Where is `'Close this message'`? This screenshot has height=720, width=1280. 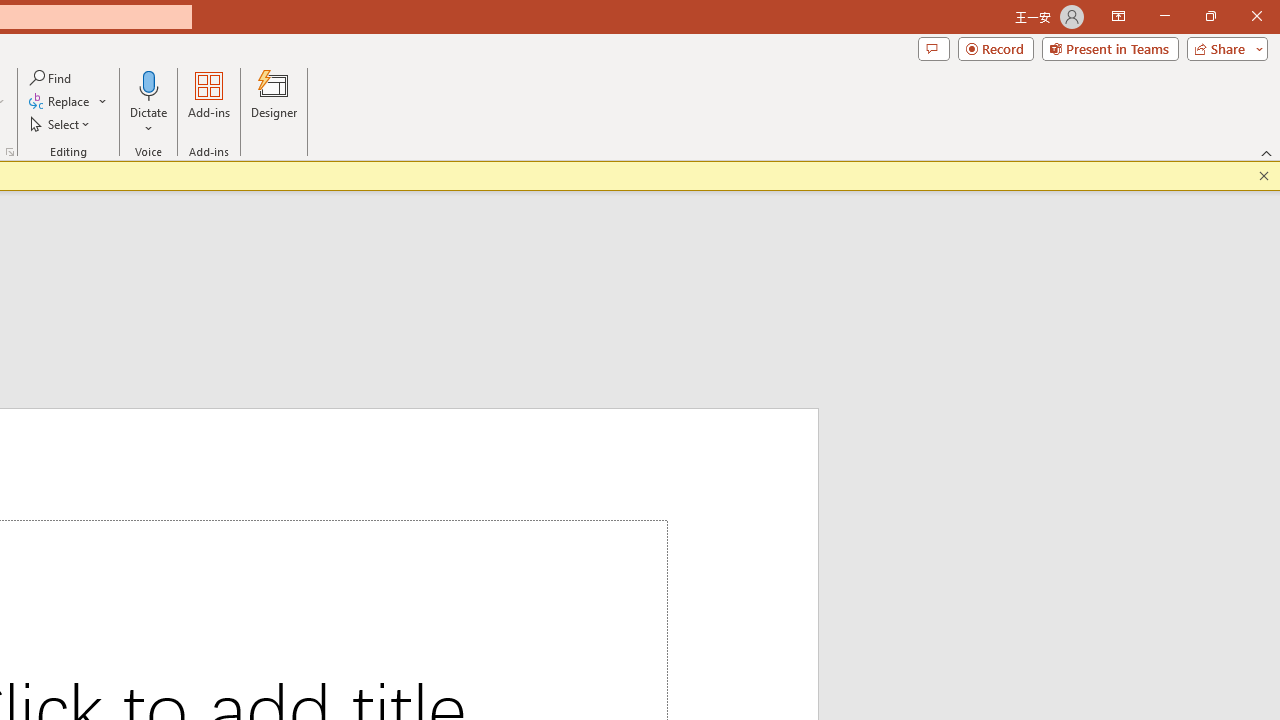
'Close this message' is located at coordinates (1263, 175).